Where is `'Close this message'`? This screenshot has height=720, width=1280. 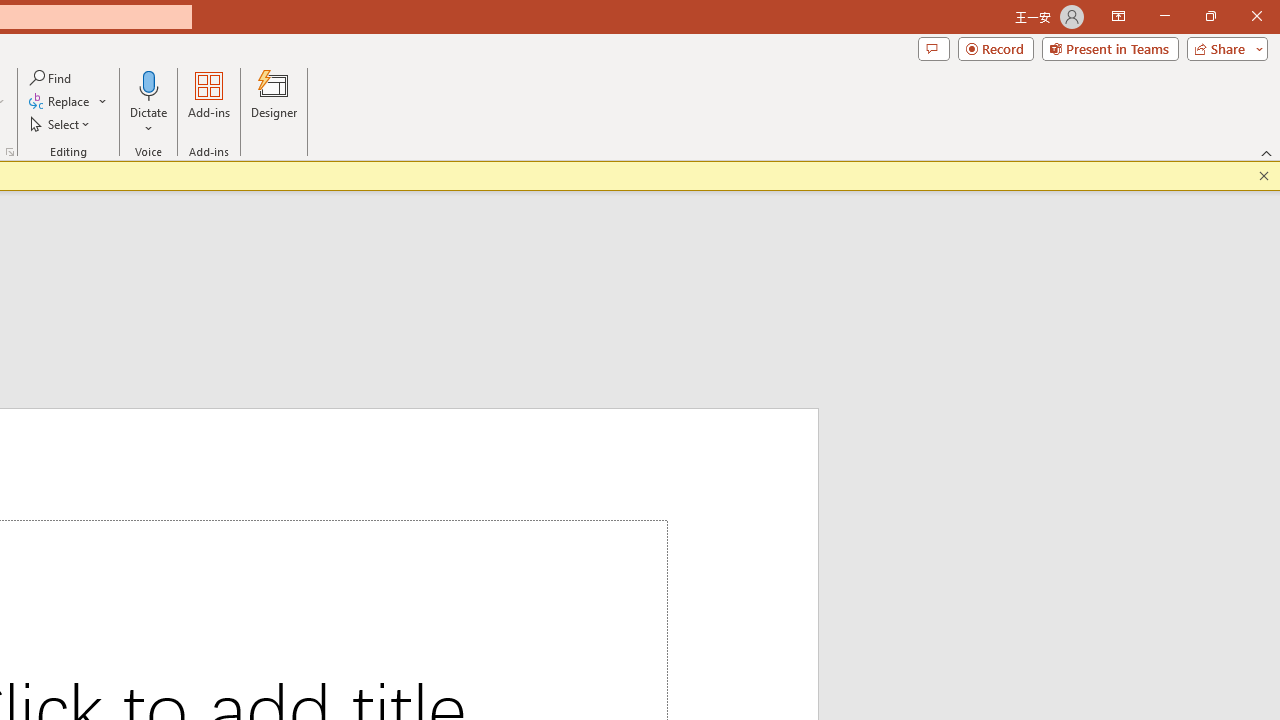
'Close this message' is located at coordinates (1263, 175).